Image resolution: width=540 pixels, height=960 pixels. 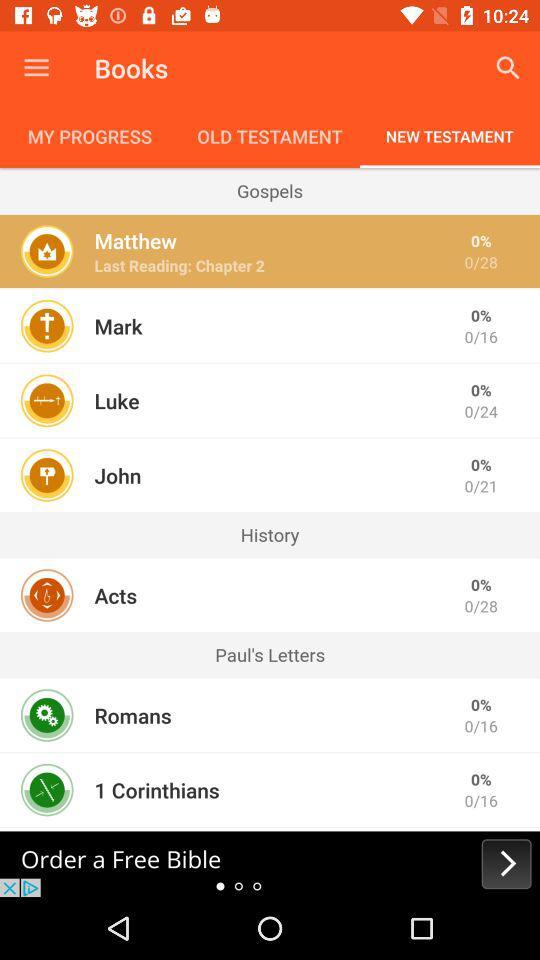 I want to click on john item, so click(x=117, y=475).